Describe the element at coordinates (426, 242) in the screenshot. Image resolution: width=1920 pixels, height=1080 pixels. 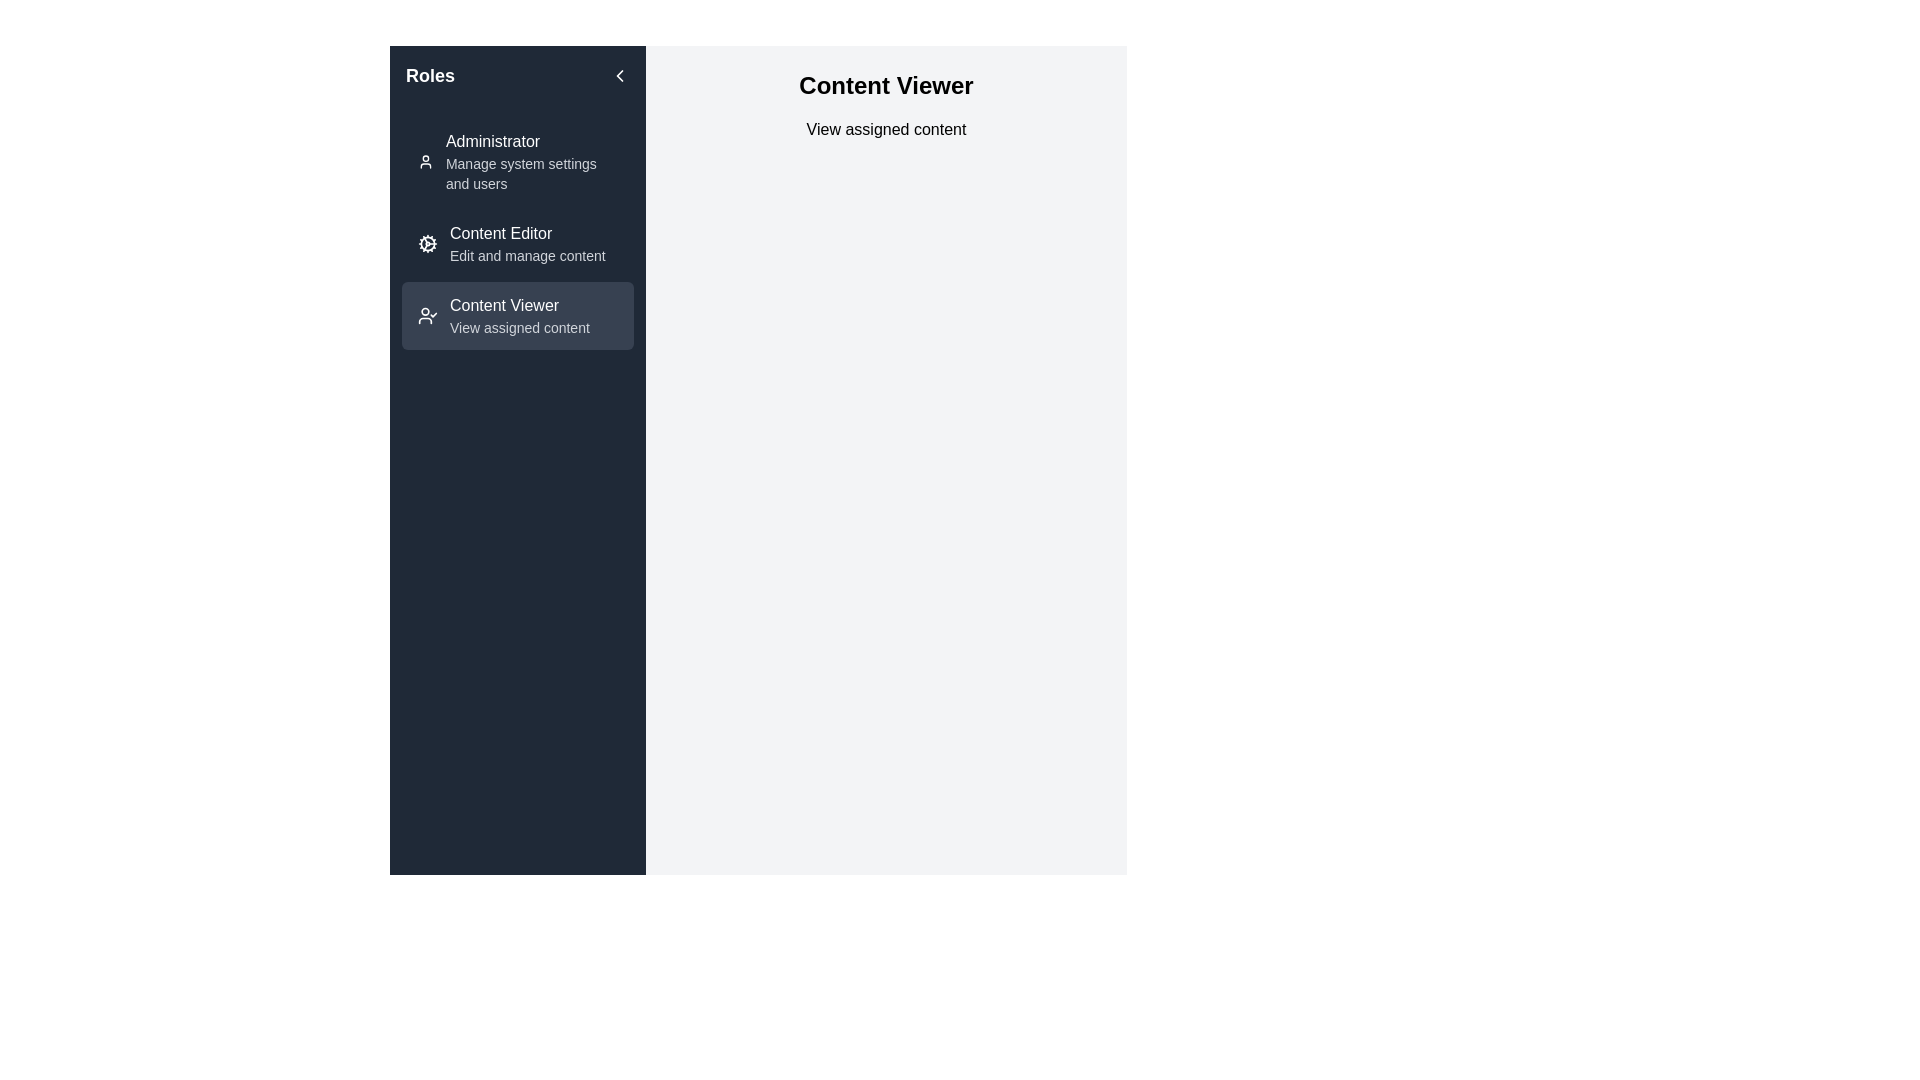
I see `the circular cog or gear icon in the sidebar menu next to the 'Content Editor' label` at that location.